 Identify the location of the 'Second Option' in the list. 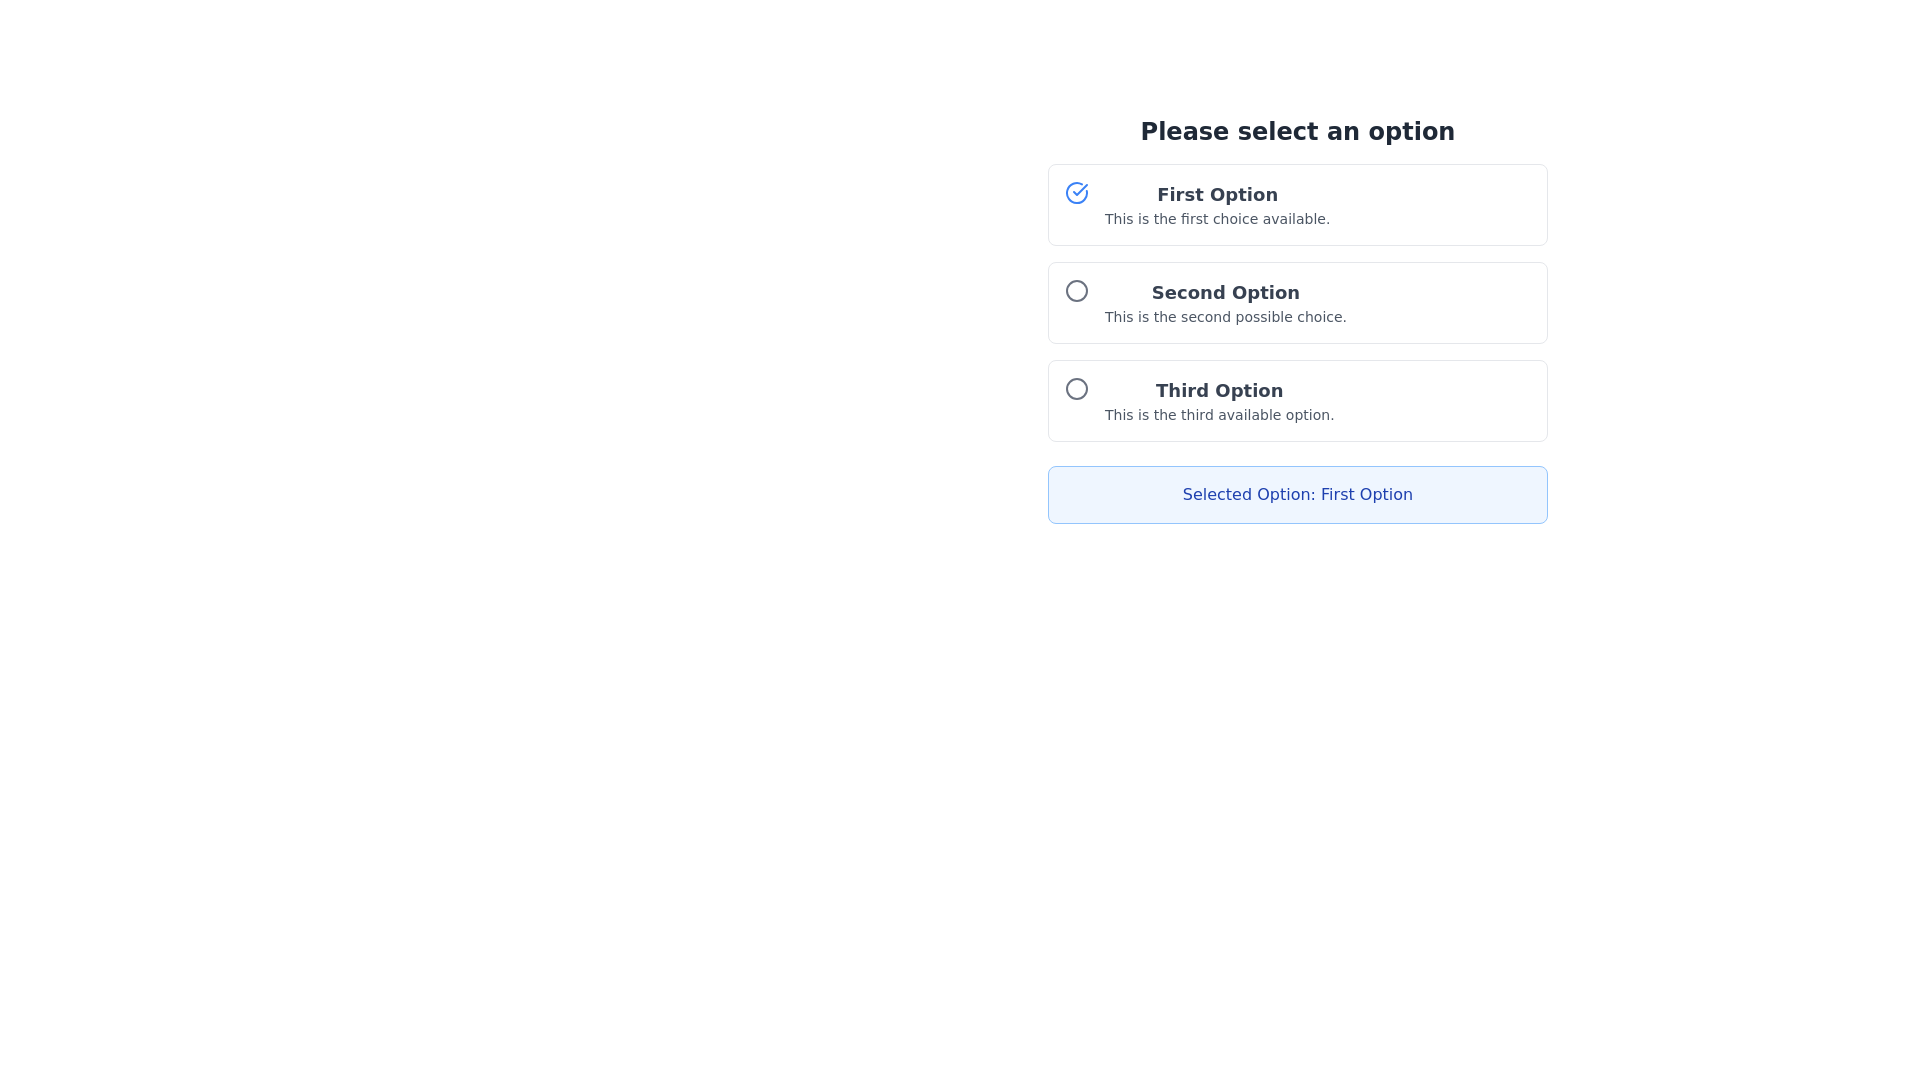
(1297, 300).